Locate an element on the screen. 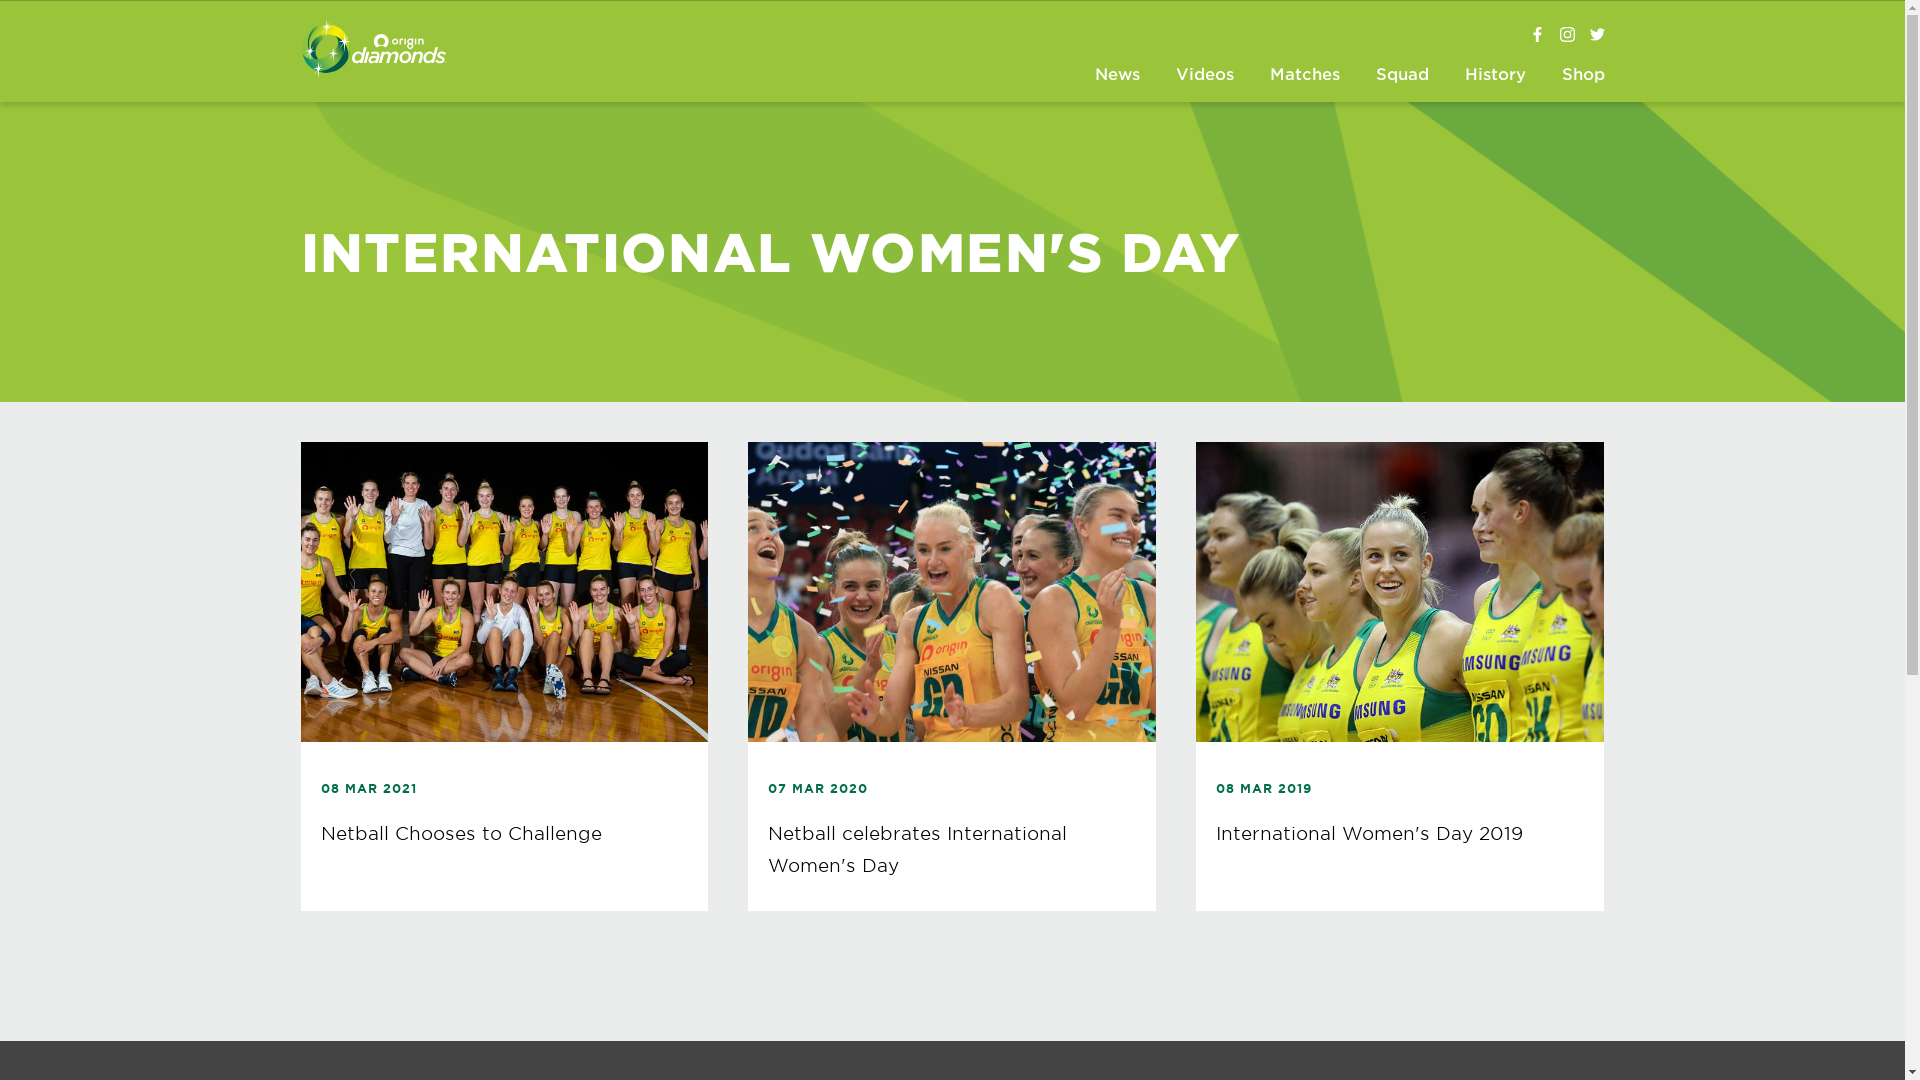 The height and width of the screenshot is (1080, 1920). '08 MAR 2021 is located at coordinates (504, 675).